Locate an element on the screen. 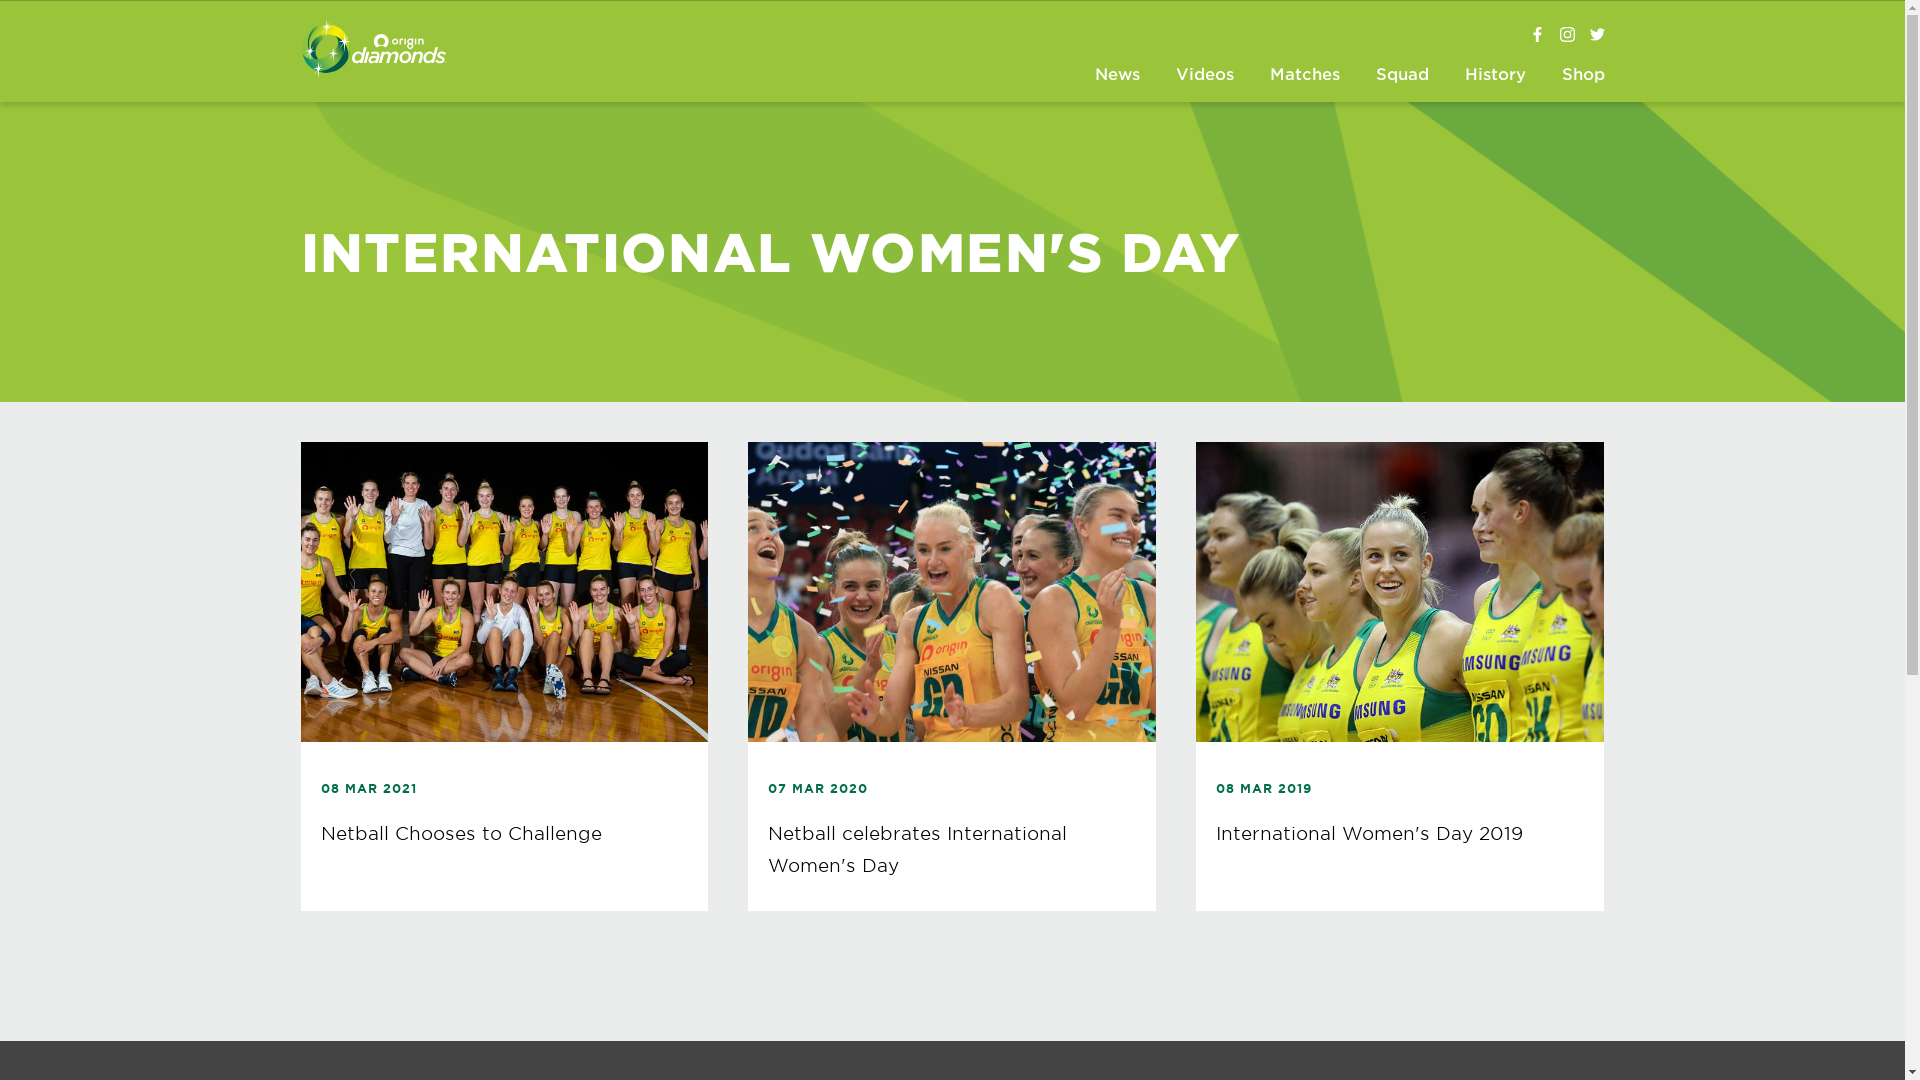 The height and width of the screenshot is (1080, 1920). '08 MAR 2021 is located at coordinates (504, 675).